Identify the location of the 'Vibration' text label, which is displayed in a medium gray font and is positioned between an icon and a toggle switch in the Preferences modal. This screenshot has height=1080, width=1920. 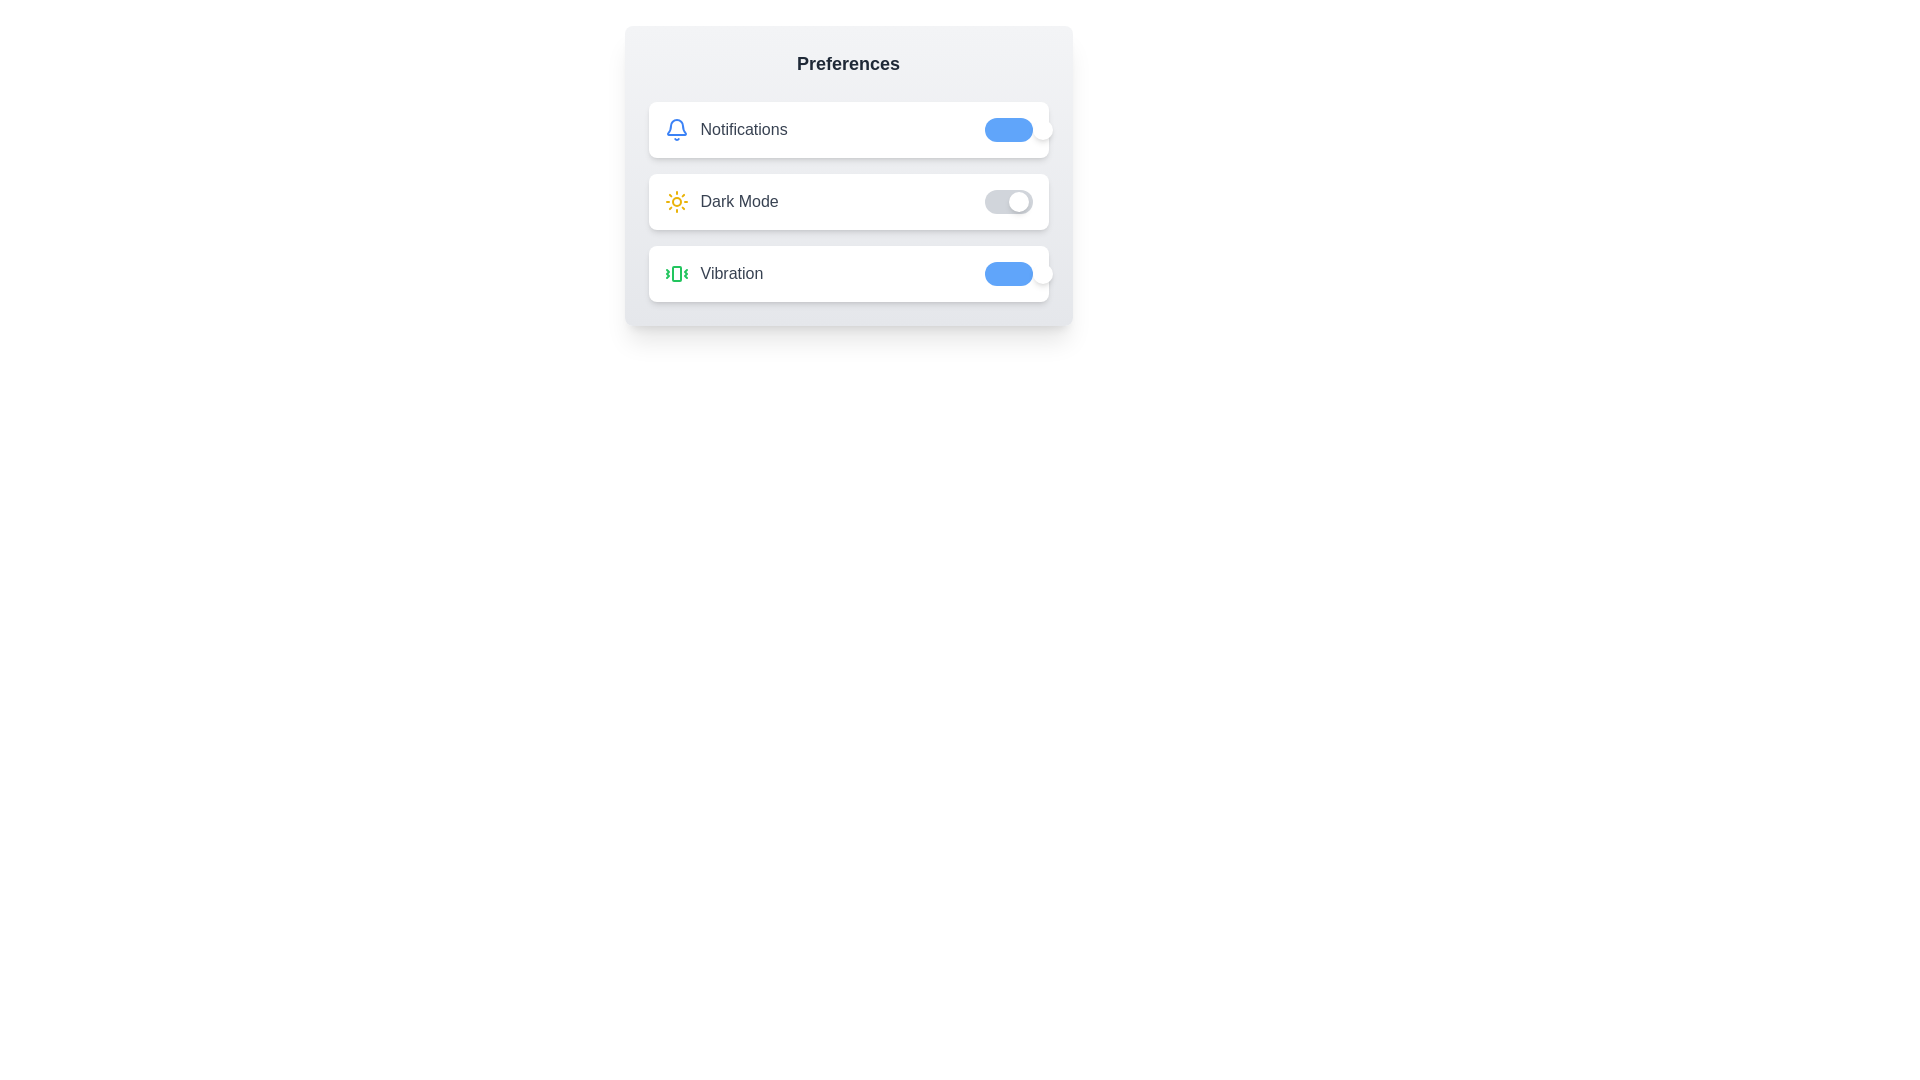
(730, 273).